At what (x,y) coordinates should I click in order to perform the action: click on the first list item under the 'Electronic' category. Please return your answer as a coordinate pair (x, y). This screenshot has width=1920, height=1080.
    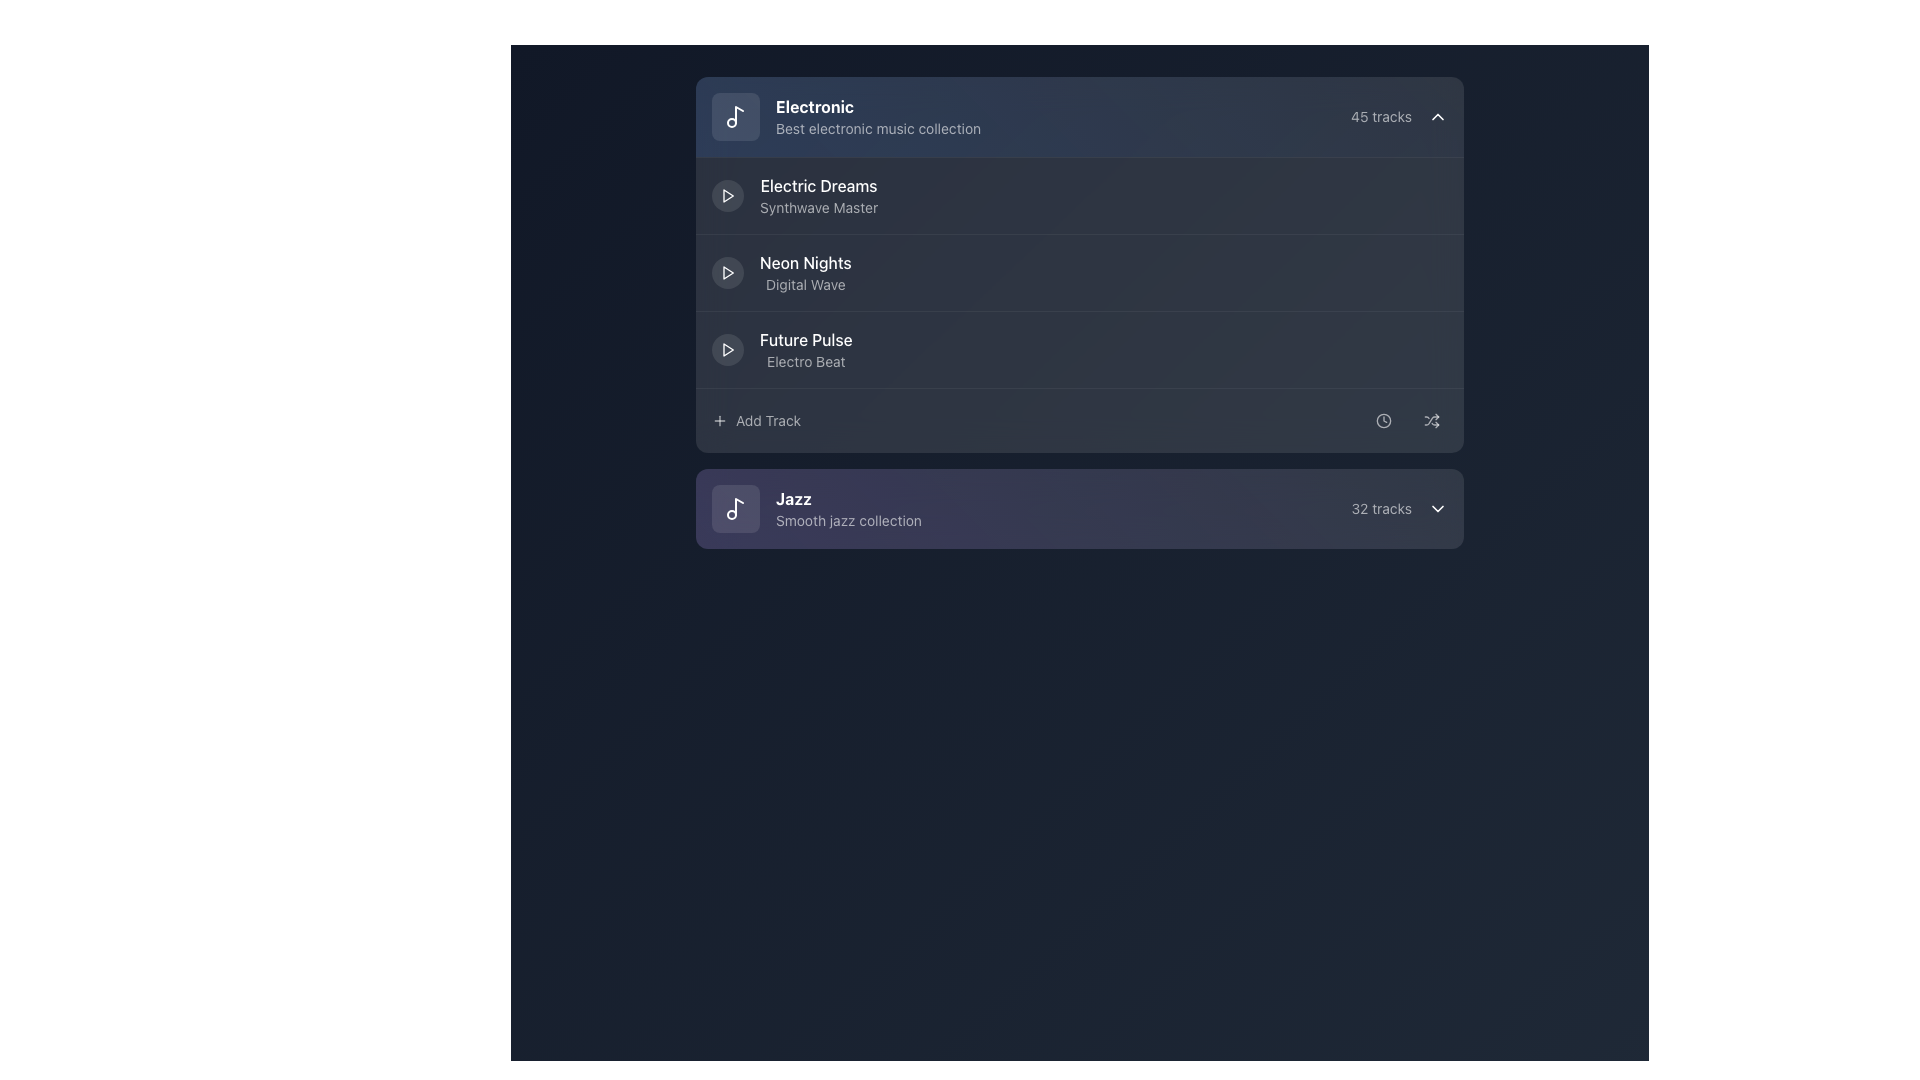
    Looking at the image, I should click on (794, 196).